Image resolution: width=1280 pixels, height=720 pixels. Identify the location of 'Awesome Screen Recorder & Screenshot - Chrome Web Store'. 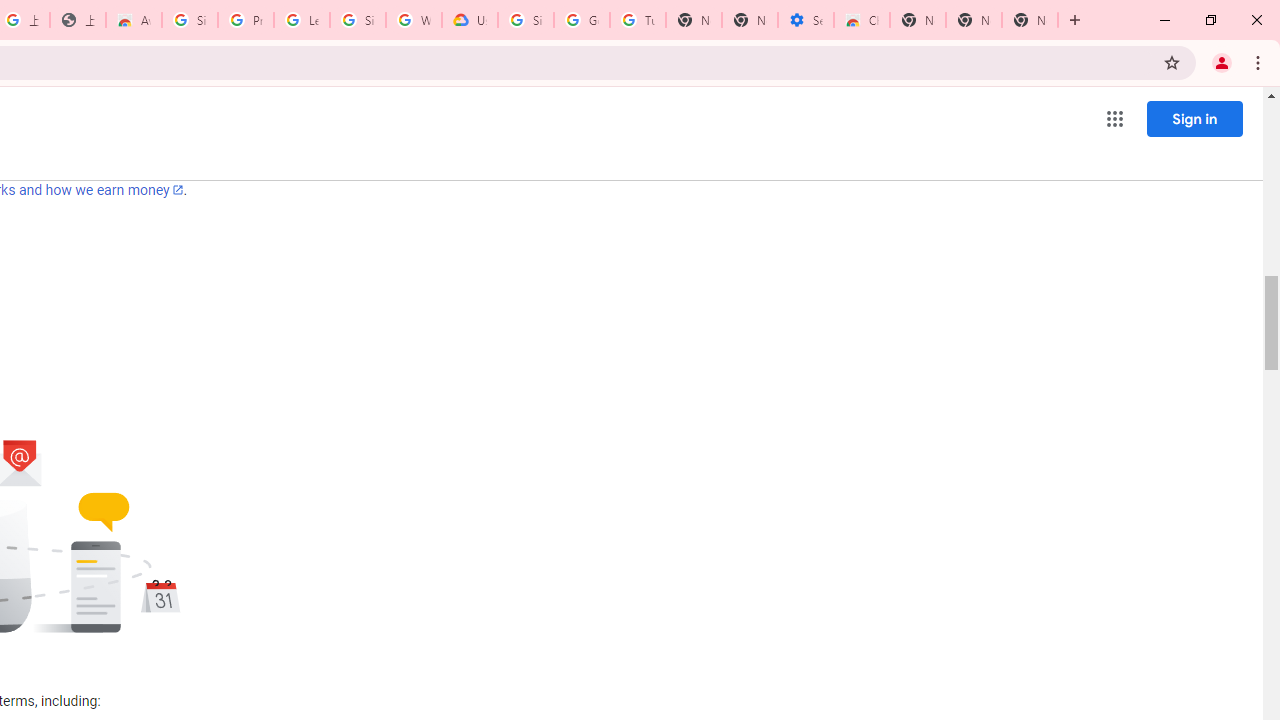
(133, 20).